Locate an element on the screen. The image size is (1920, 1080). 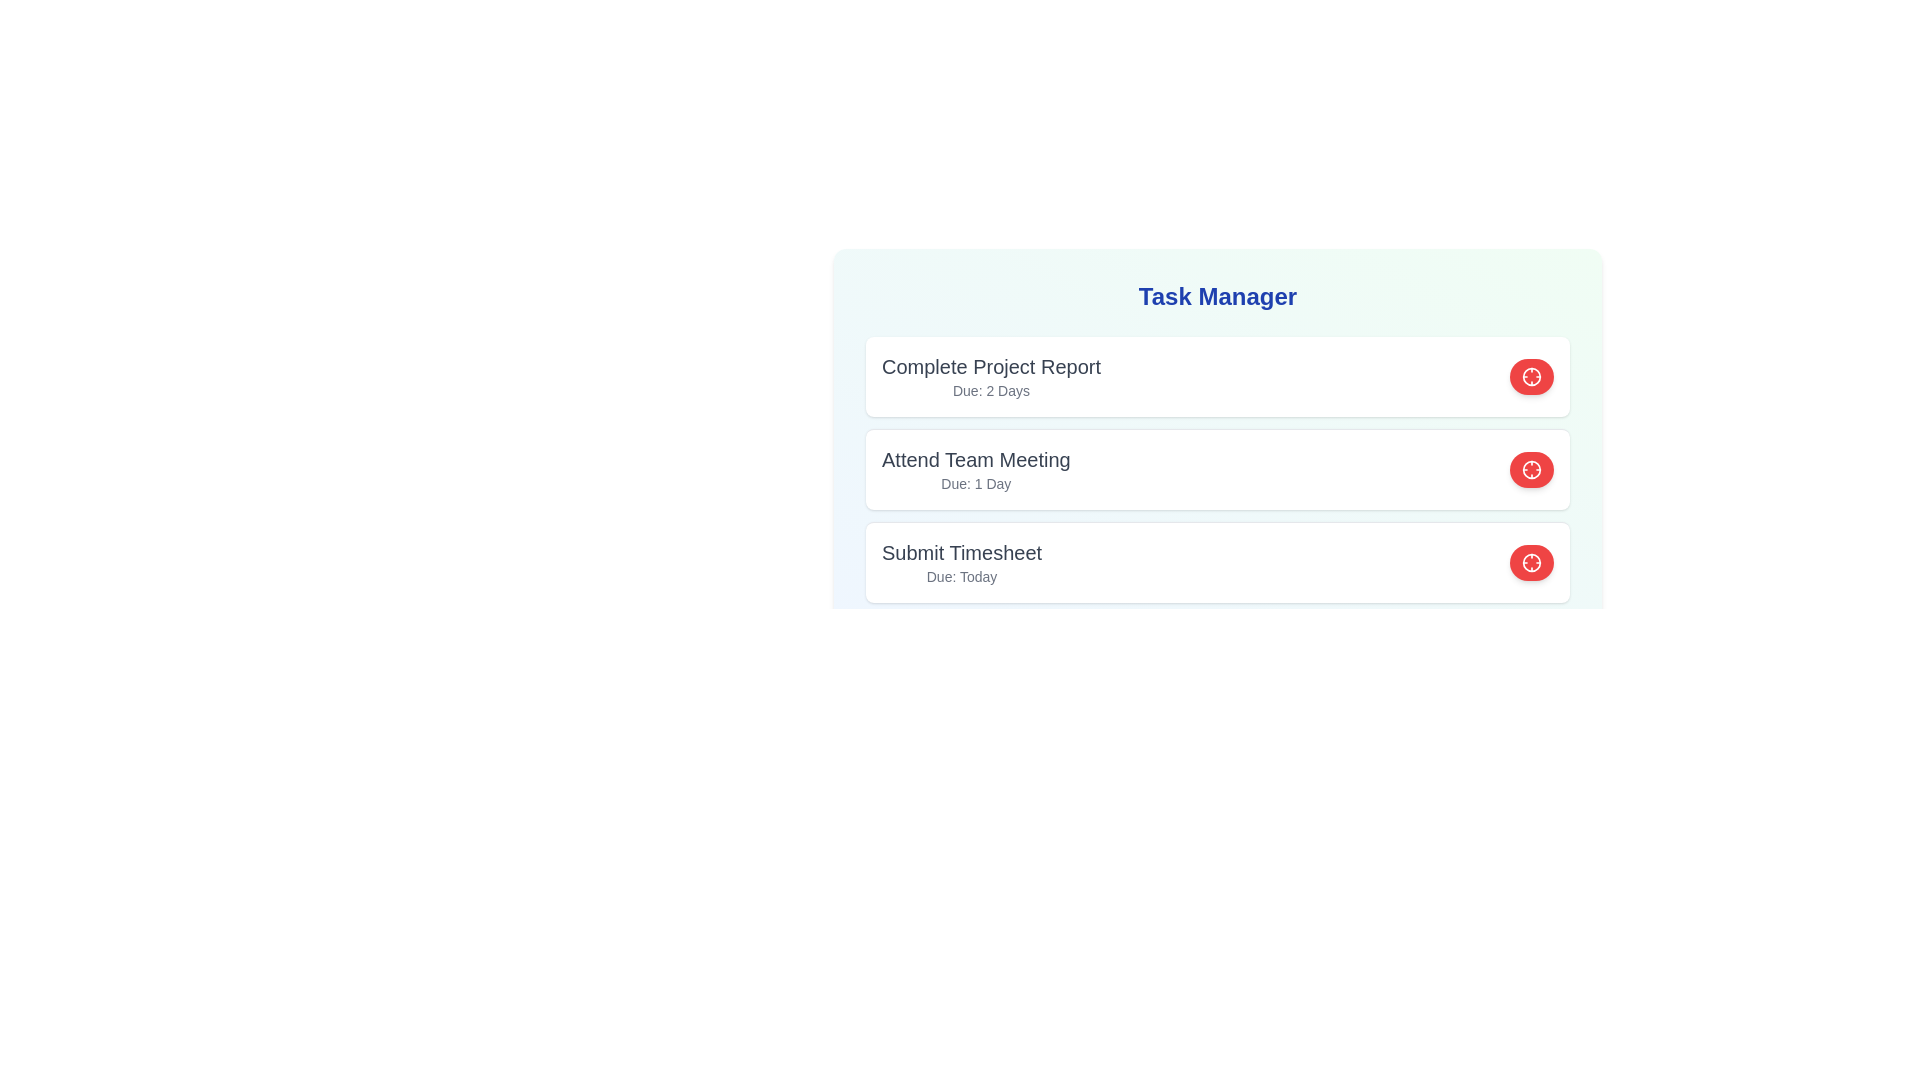
the Text Block displaying the title and due date of a task, which is the second item in a vertically arranged list of task entries is located at coordinates (976, 470).